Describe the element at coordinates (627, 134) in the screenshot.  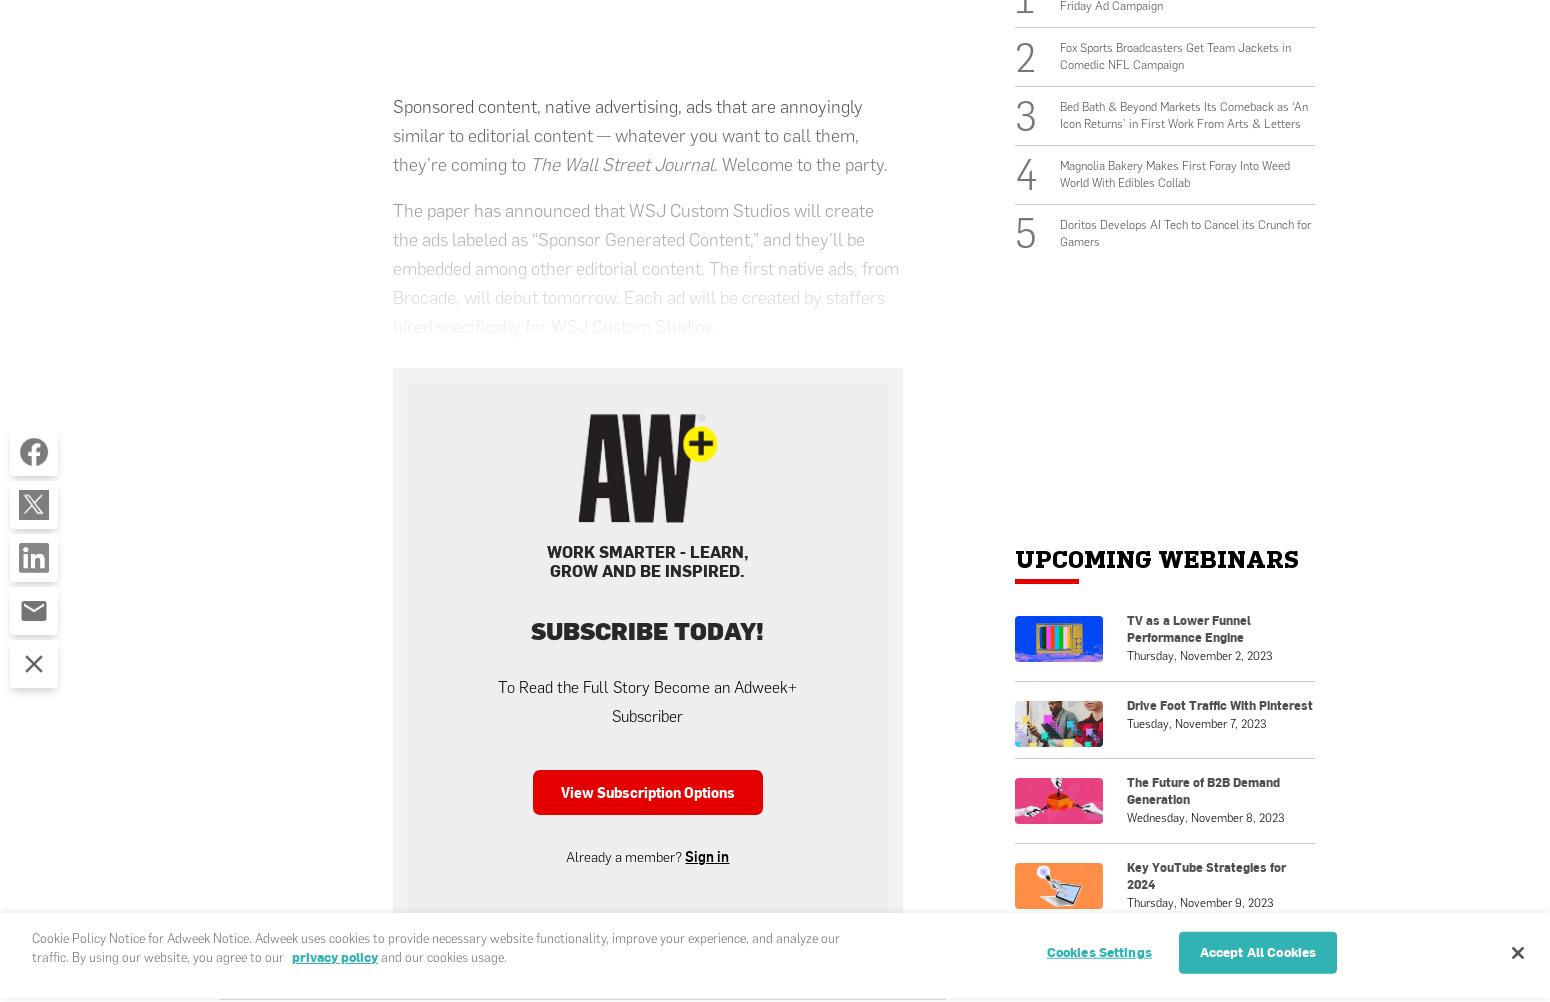
I see `'Sponsored content, native advertising, ads that are annoyingly similar to editorial content — whatever you want to call them, they’re coming to'` at that location.